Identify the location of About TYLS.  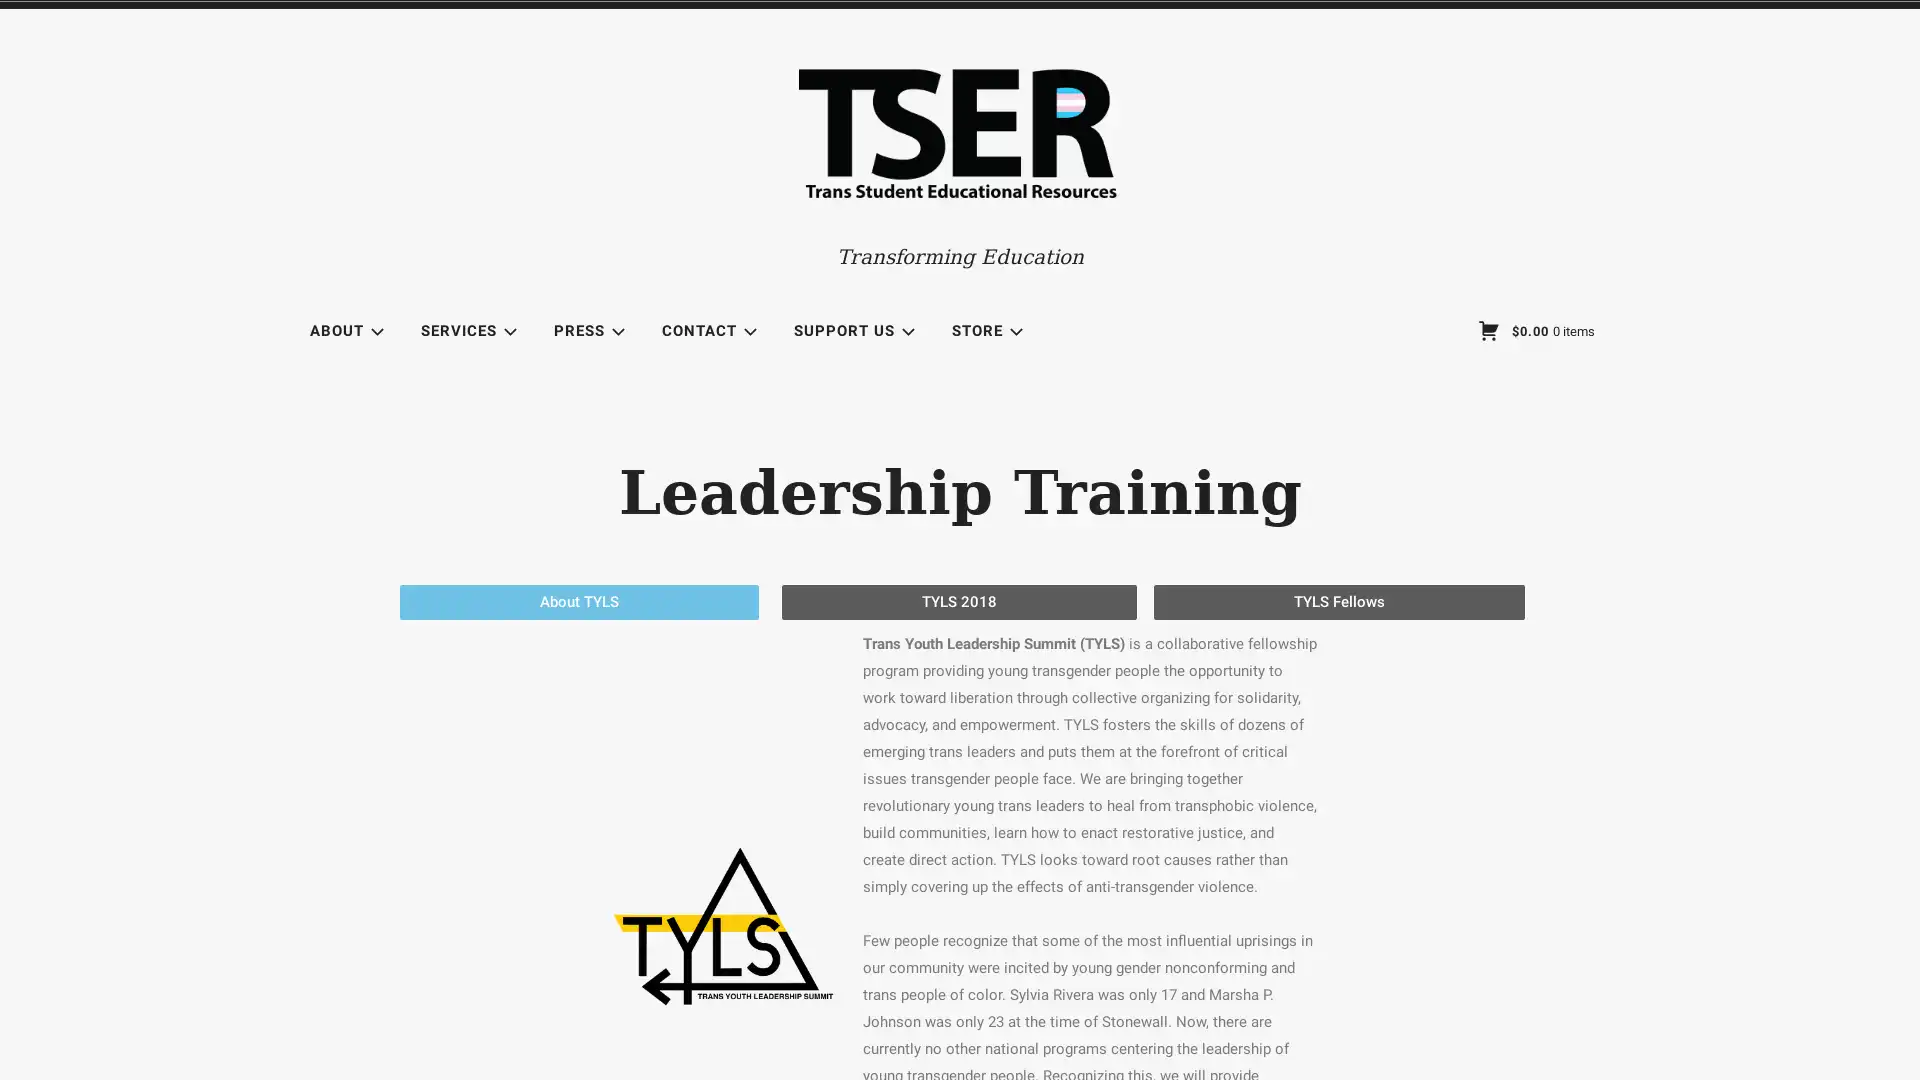
(578, 601).